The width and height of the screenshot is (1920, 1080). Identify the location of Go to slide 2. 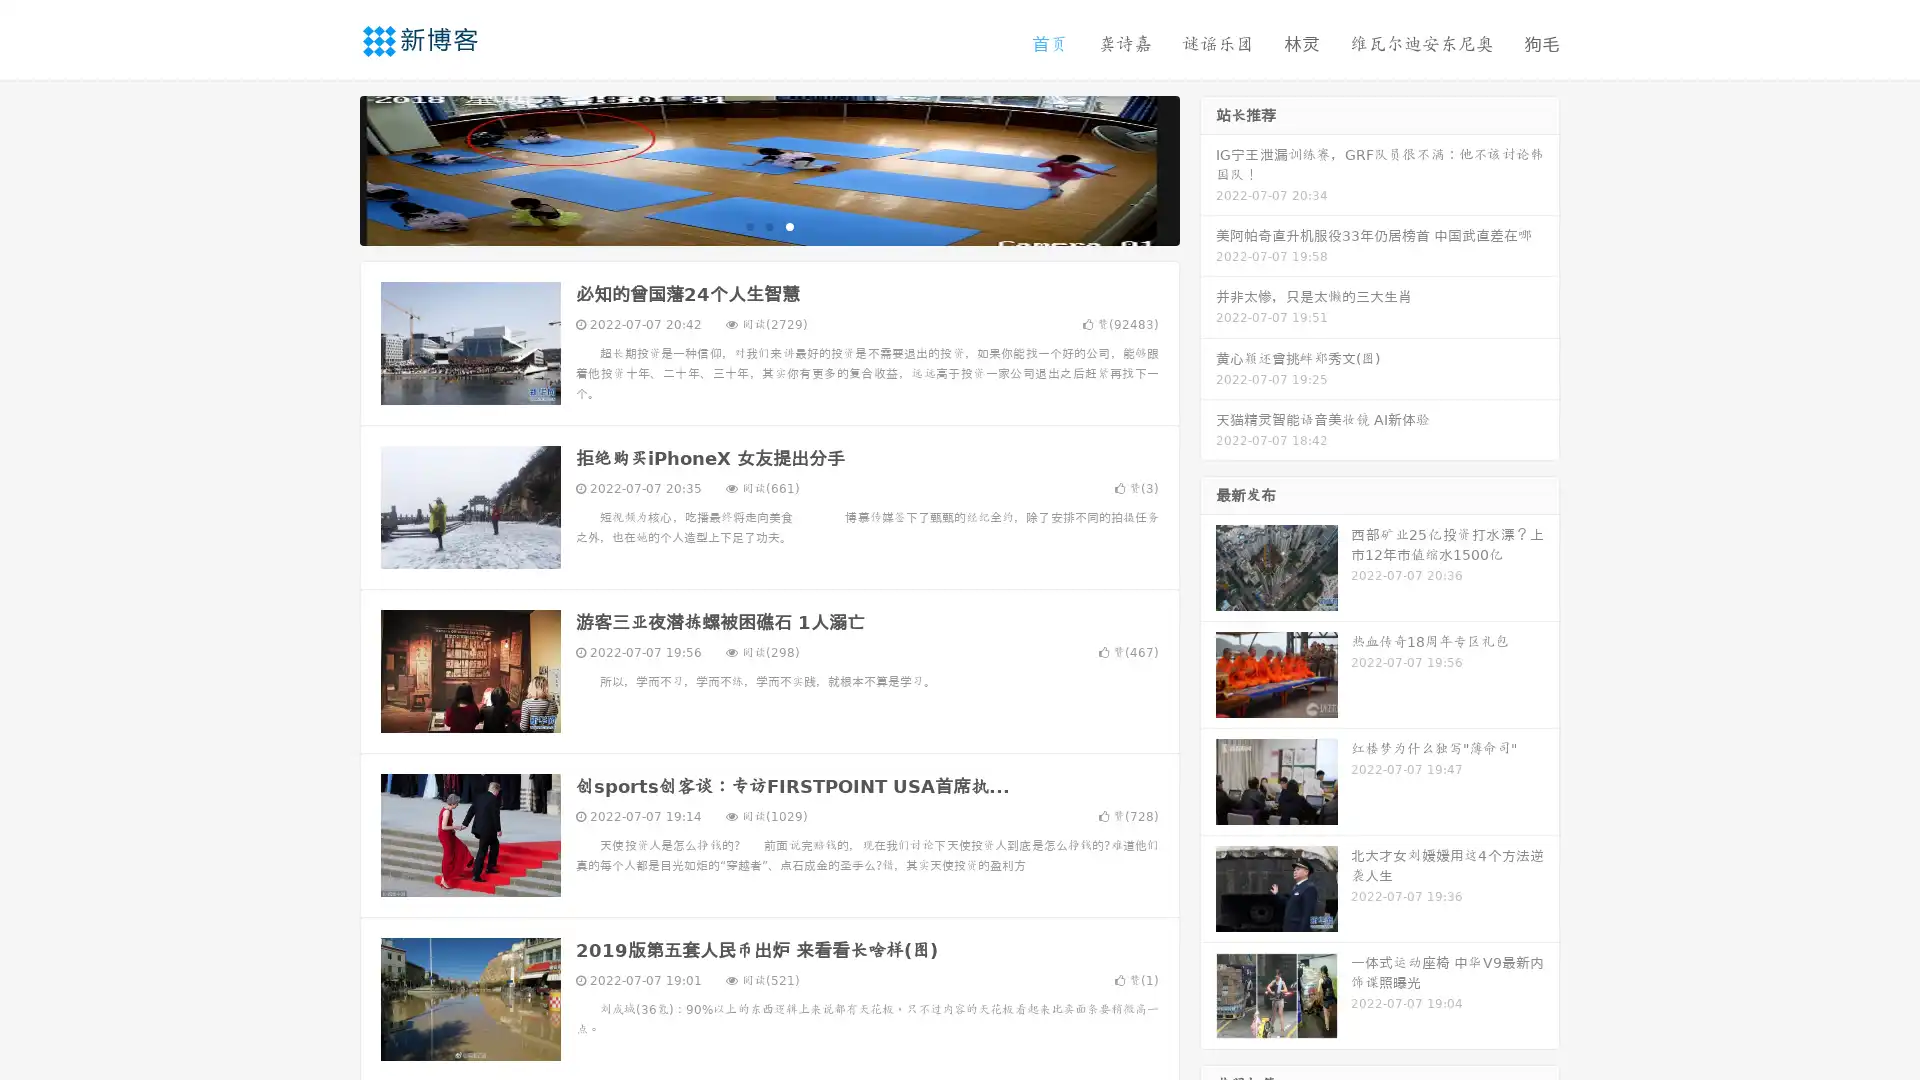
(768, 225).